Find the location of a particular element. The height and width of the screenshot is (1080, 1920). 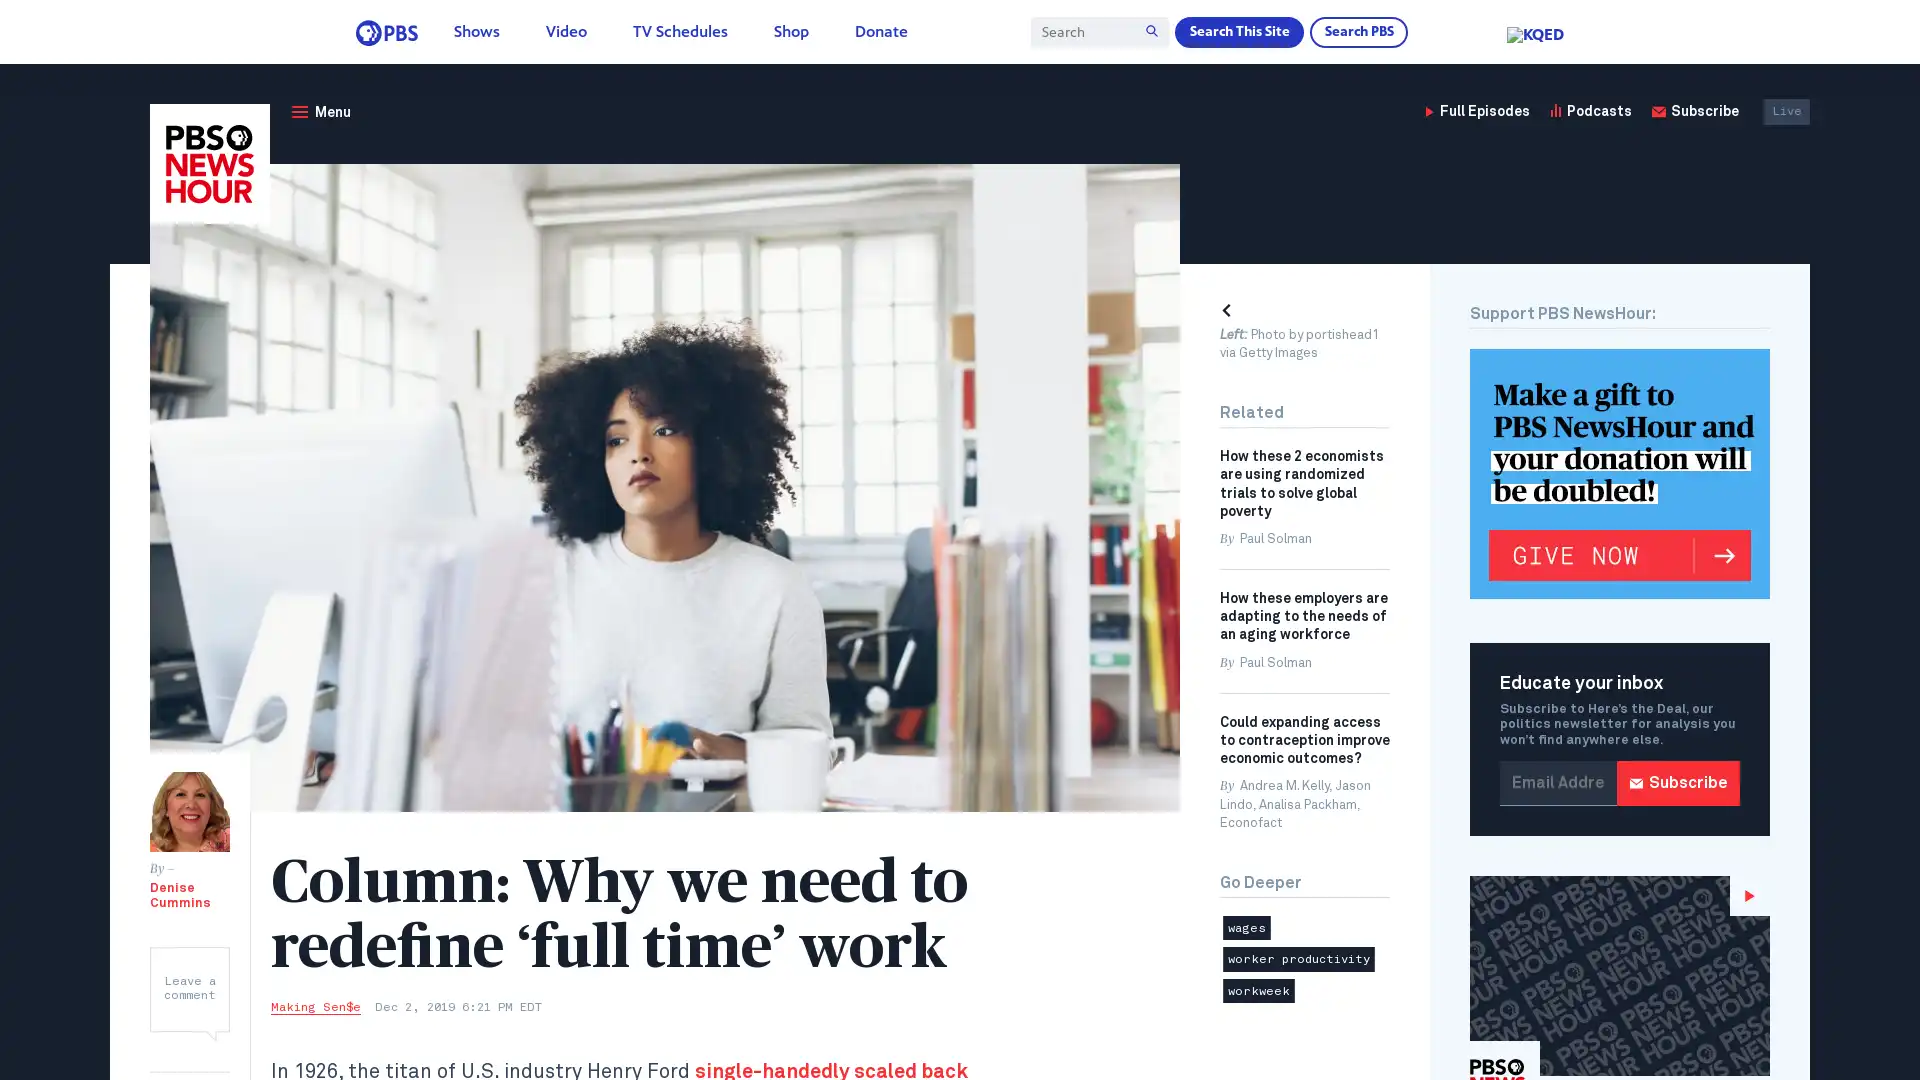

Subscribe is located at coordinates (1678, 782).